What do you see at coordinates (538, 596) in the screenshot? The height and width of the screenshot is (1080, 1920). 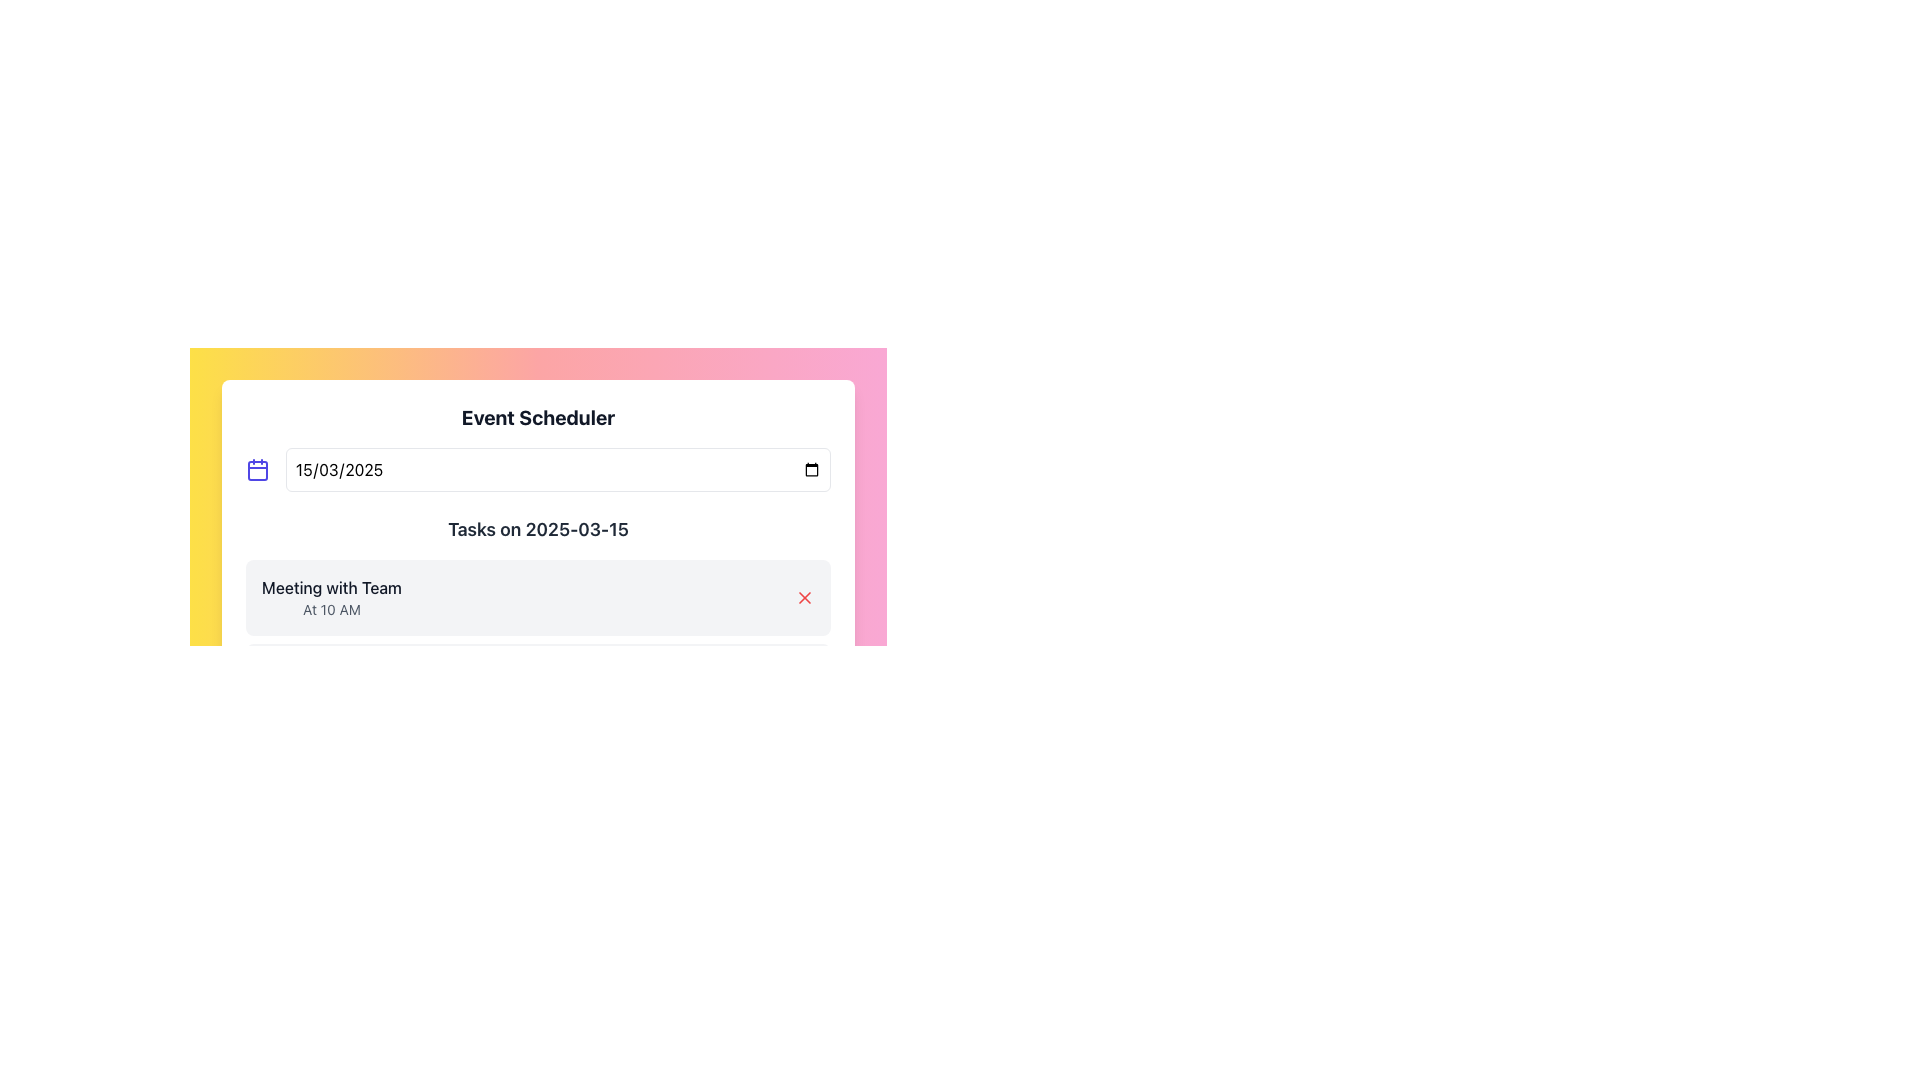 I see `the task card displaying the meeting scheduled at 10 AM` at bounding box center [538, 596].